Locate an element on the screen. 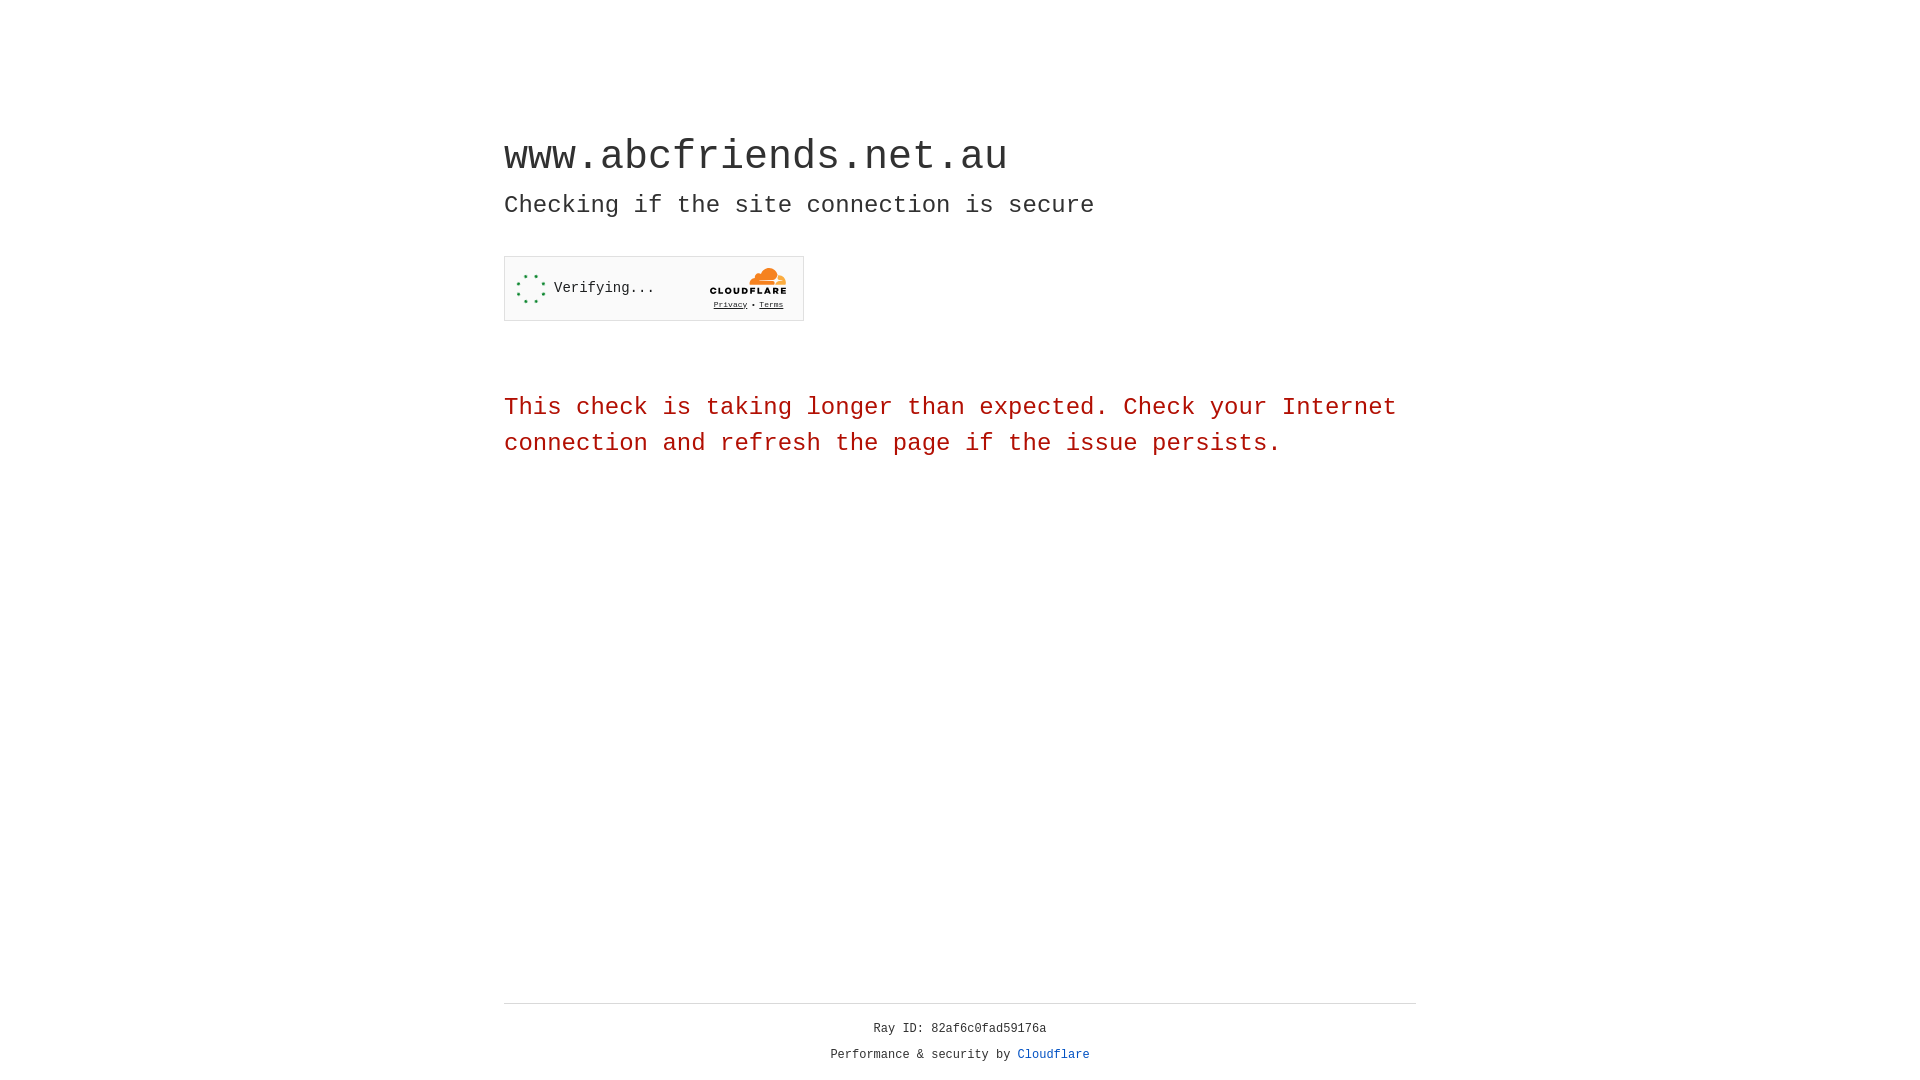  'Widget containing a Cloudflare security challenge' is located at coordinates (653, 288).